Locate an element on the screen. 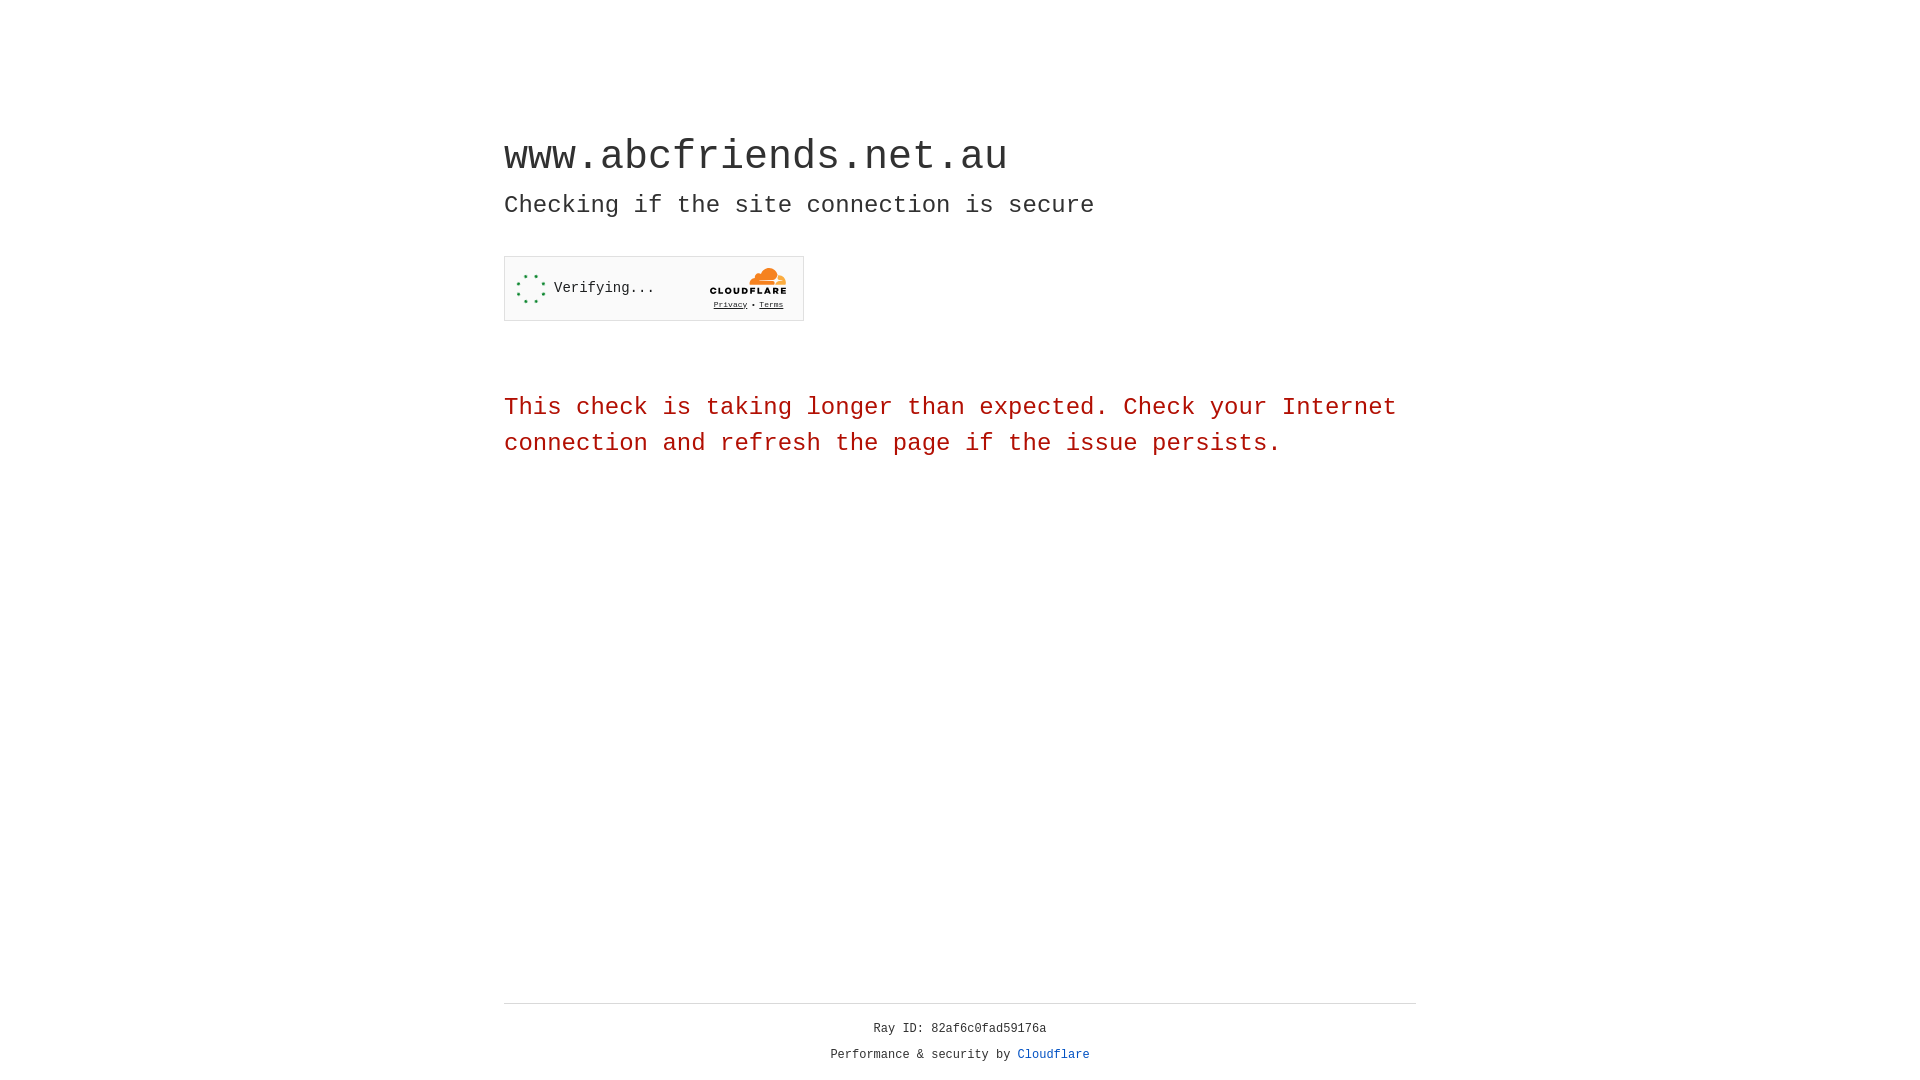  'Widget containing a Cloudflare security challenge' is located at coordinates (653, 288).